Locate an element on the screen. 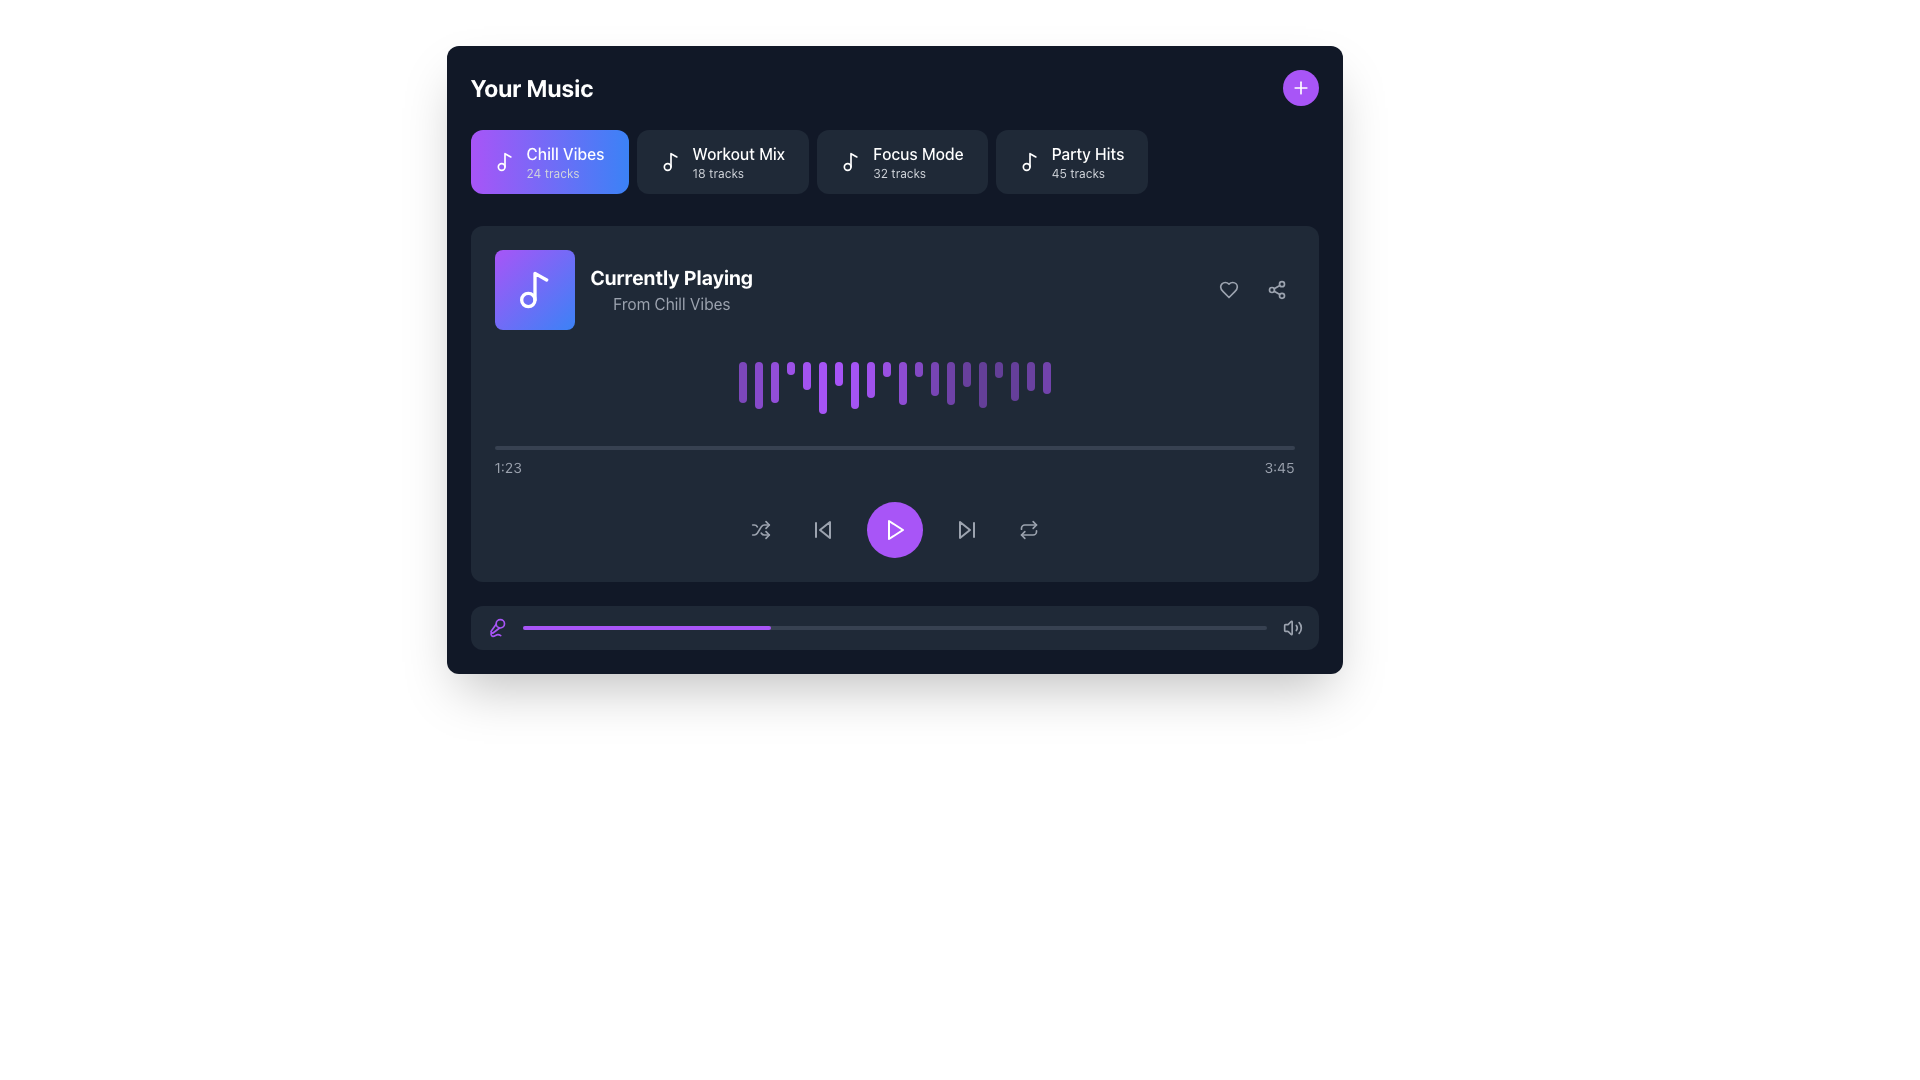 The height and width of the screenshot is (1080, 1920). the 'Skip Back' button, which is represented by an icon of a back arrow with a vertical line next to it, located in the playback controls at the bottom-middle section of the interface is located at coordinates (822, 529).